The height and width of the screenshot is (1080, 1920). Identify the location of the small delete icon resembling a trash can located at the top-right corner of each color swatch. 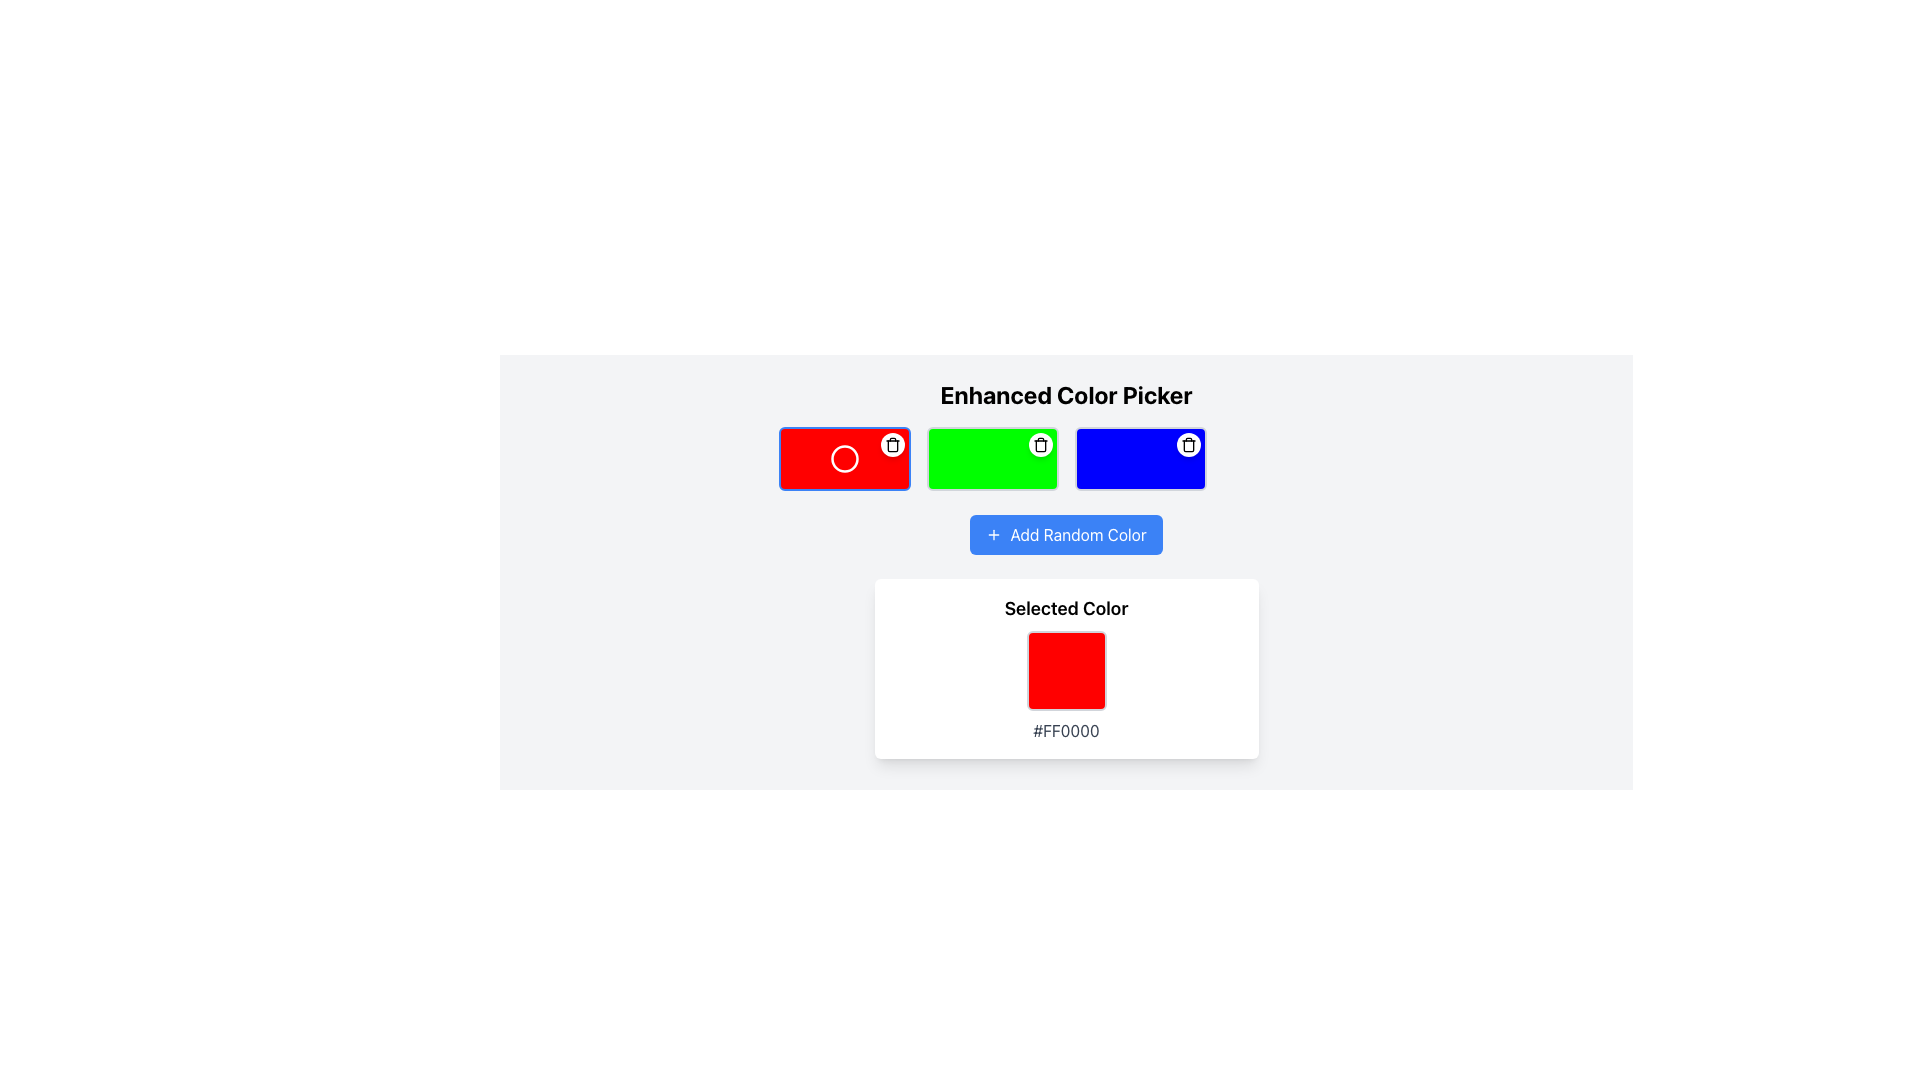
(891, 443).